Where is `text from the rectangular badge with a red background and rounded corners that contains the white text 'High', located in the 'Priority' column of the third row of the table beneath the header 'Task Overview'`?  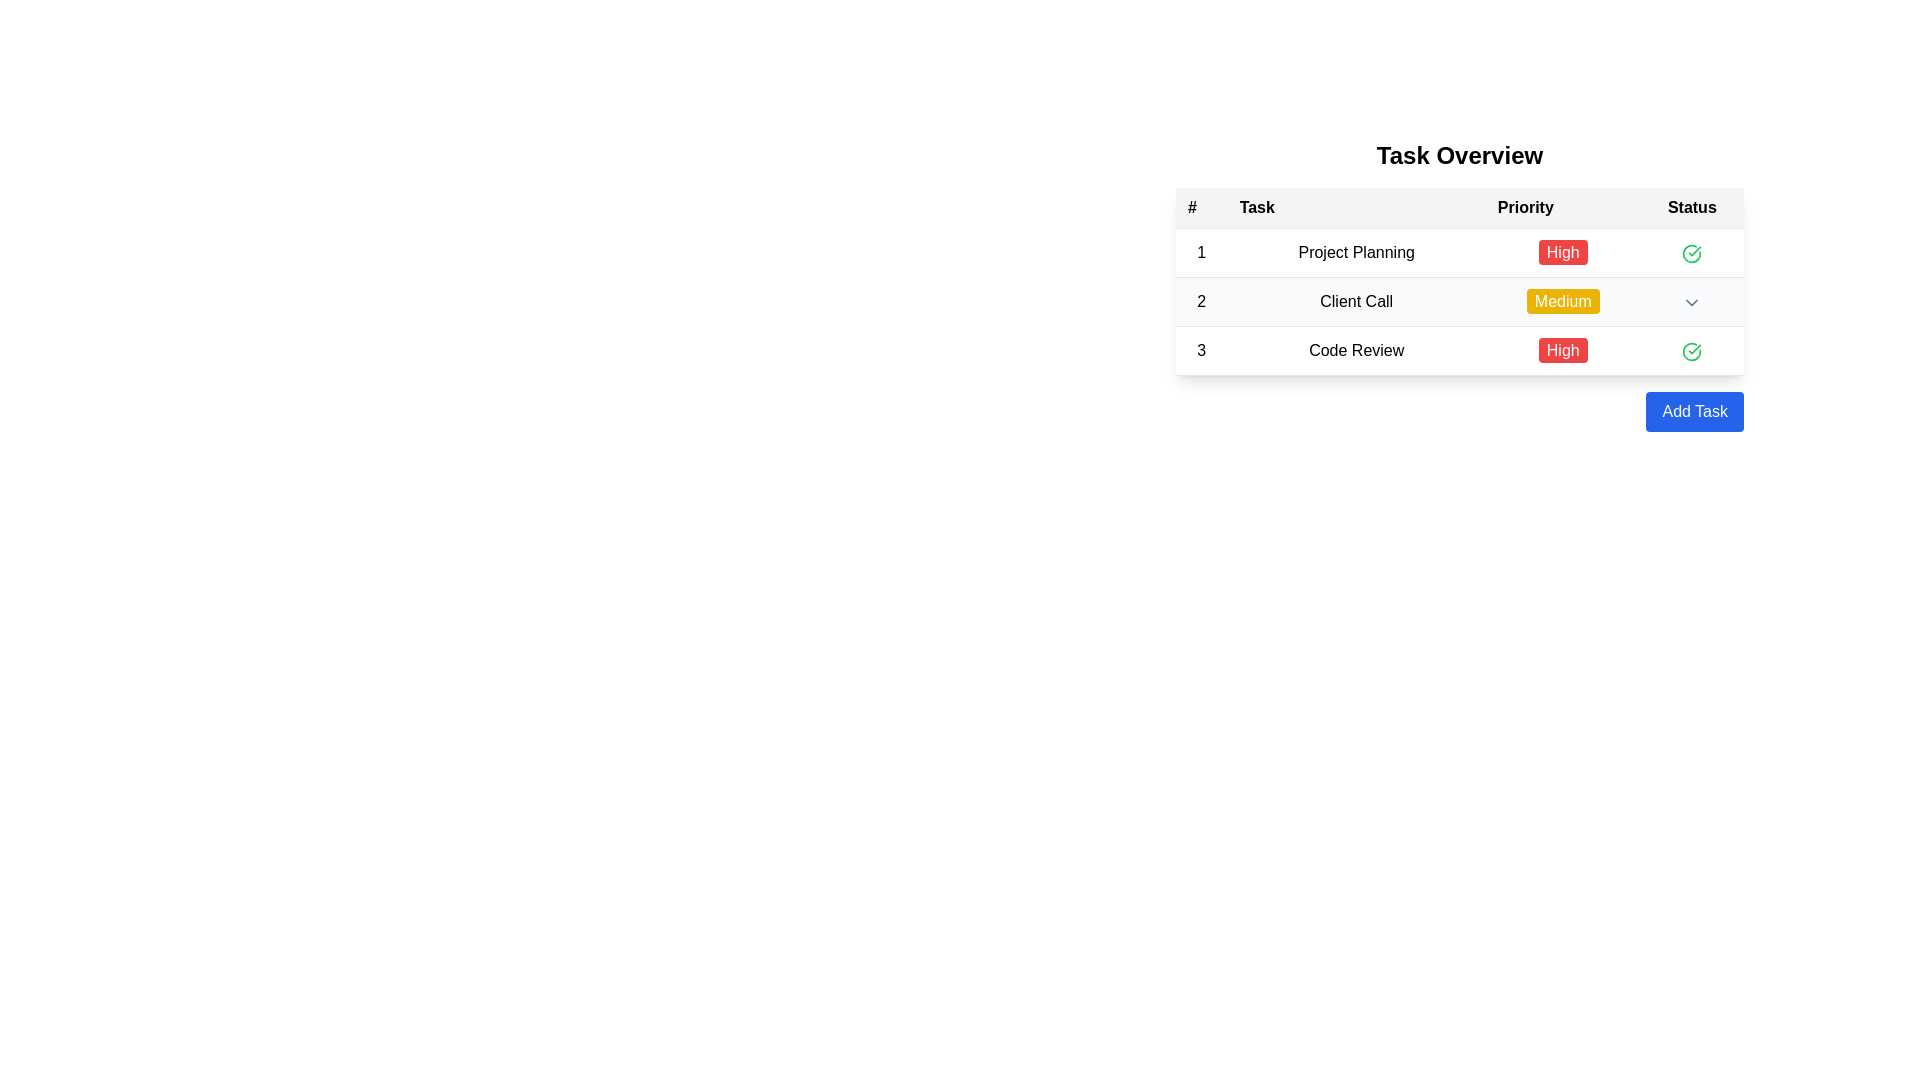
text from the rectangular badge with a red background and rounded corners that contains the white text 'High', located in the 'Priority' column of the third row of the table beneath the header 'Task Overview' is located at coordinates (1562, 349).